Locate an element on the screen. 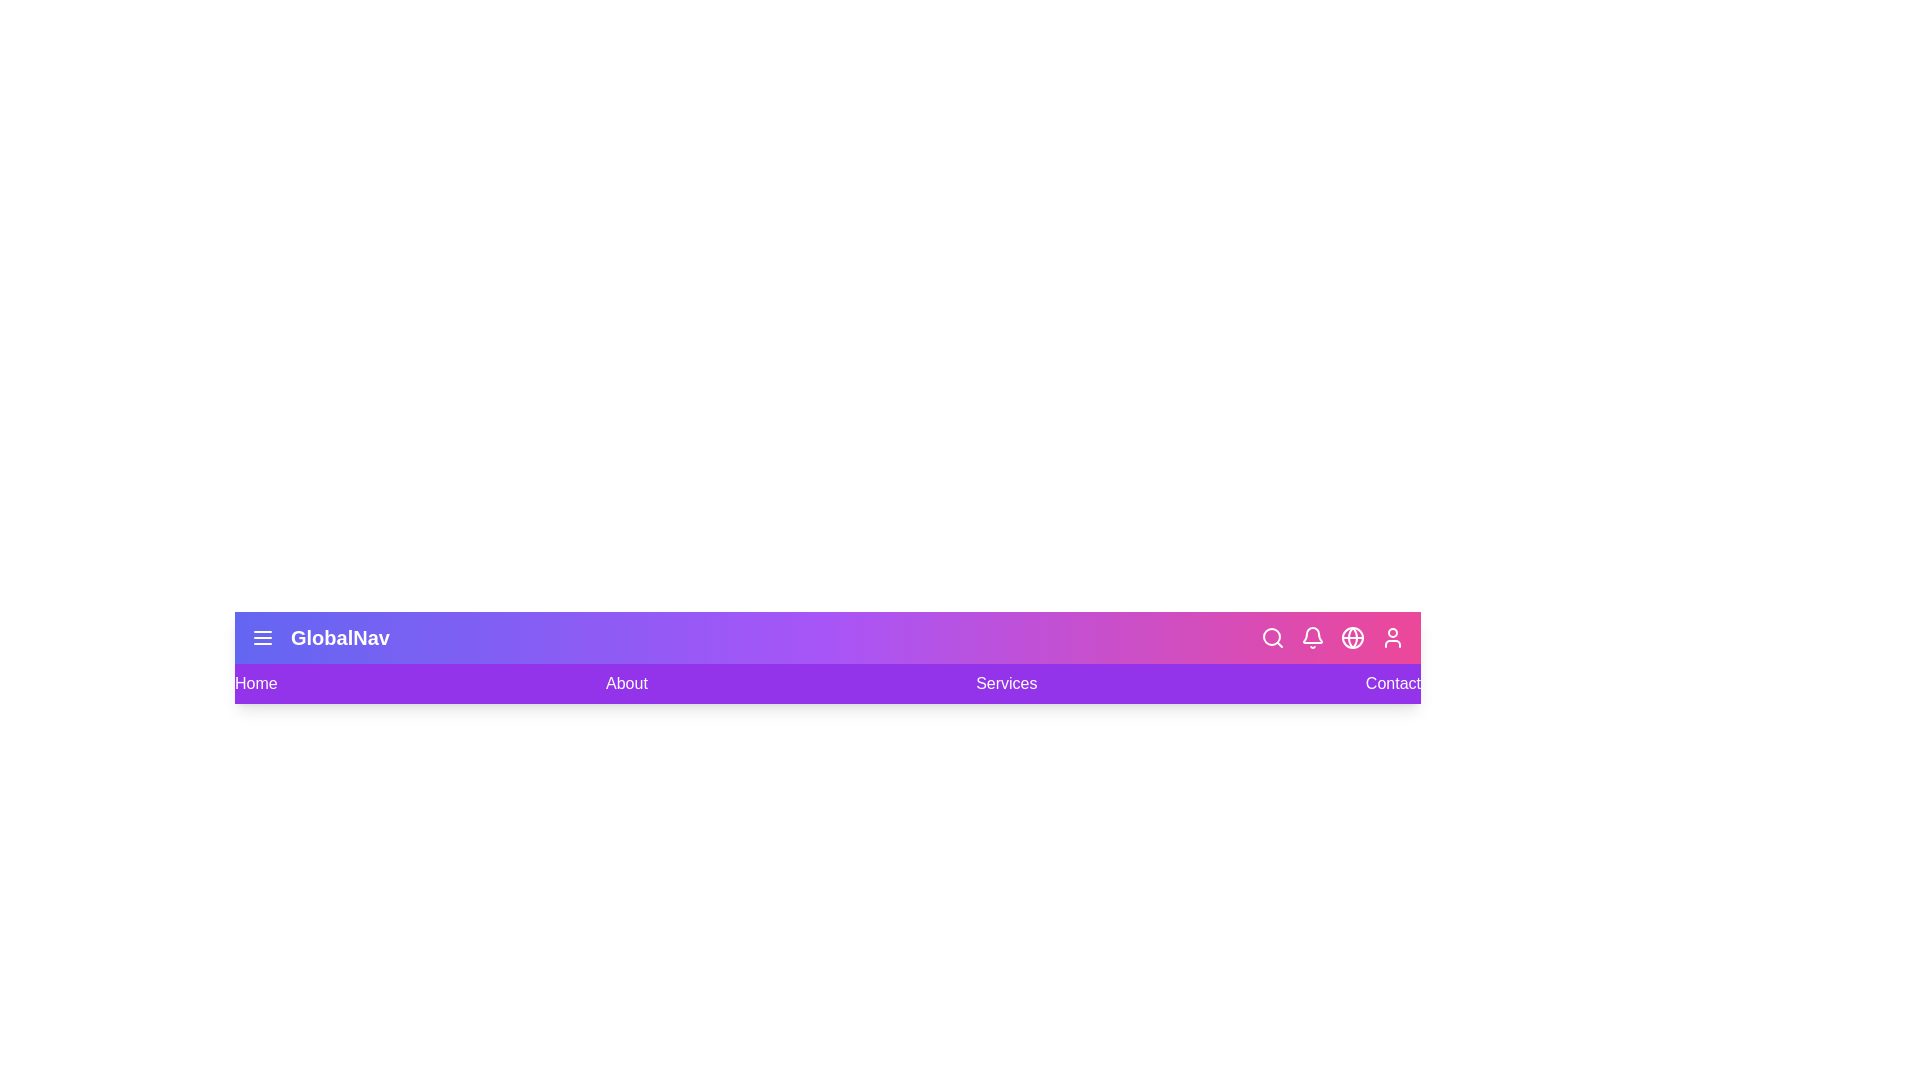  the Profile icon is located at coordinates (1391, 637).